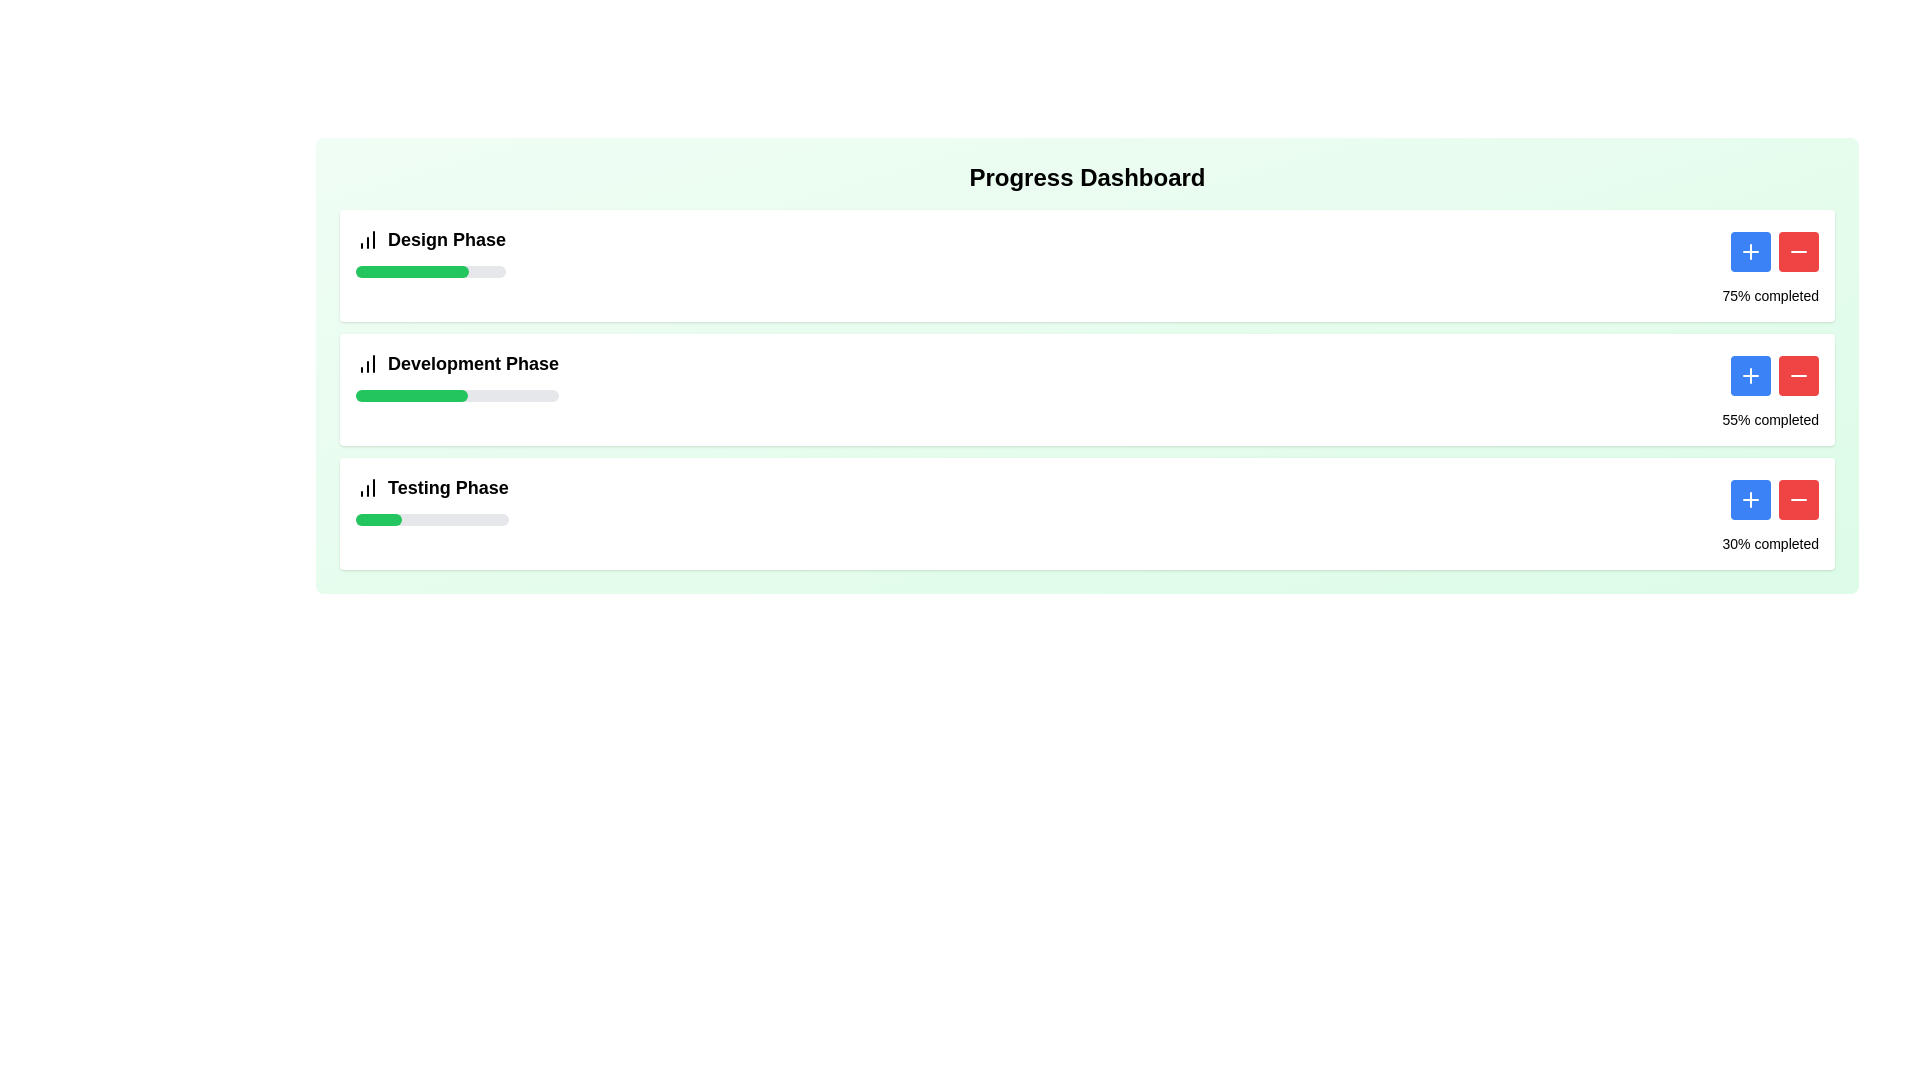 The width and height of the screenshot is (1920, 1080). I want to click on the minus ('-') icon button with a red background located in the bottom-right corner of the 'Testing Phase' section, so click(1799, 499).